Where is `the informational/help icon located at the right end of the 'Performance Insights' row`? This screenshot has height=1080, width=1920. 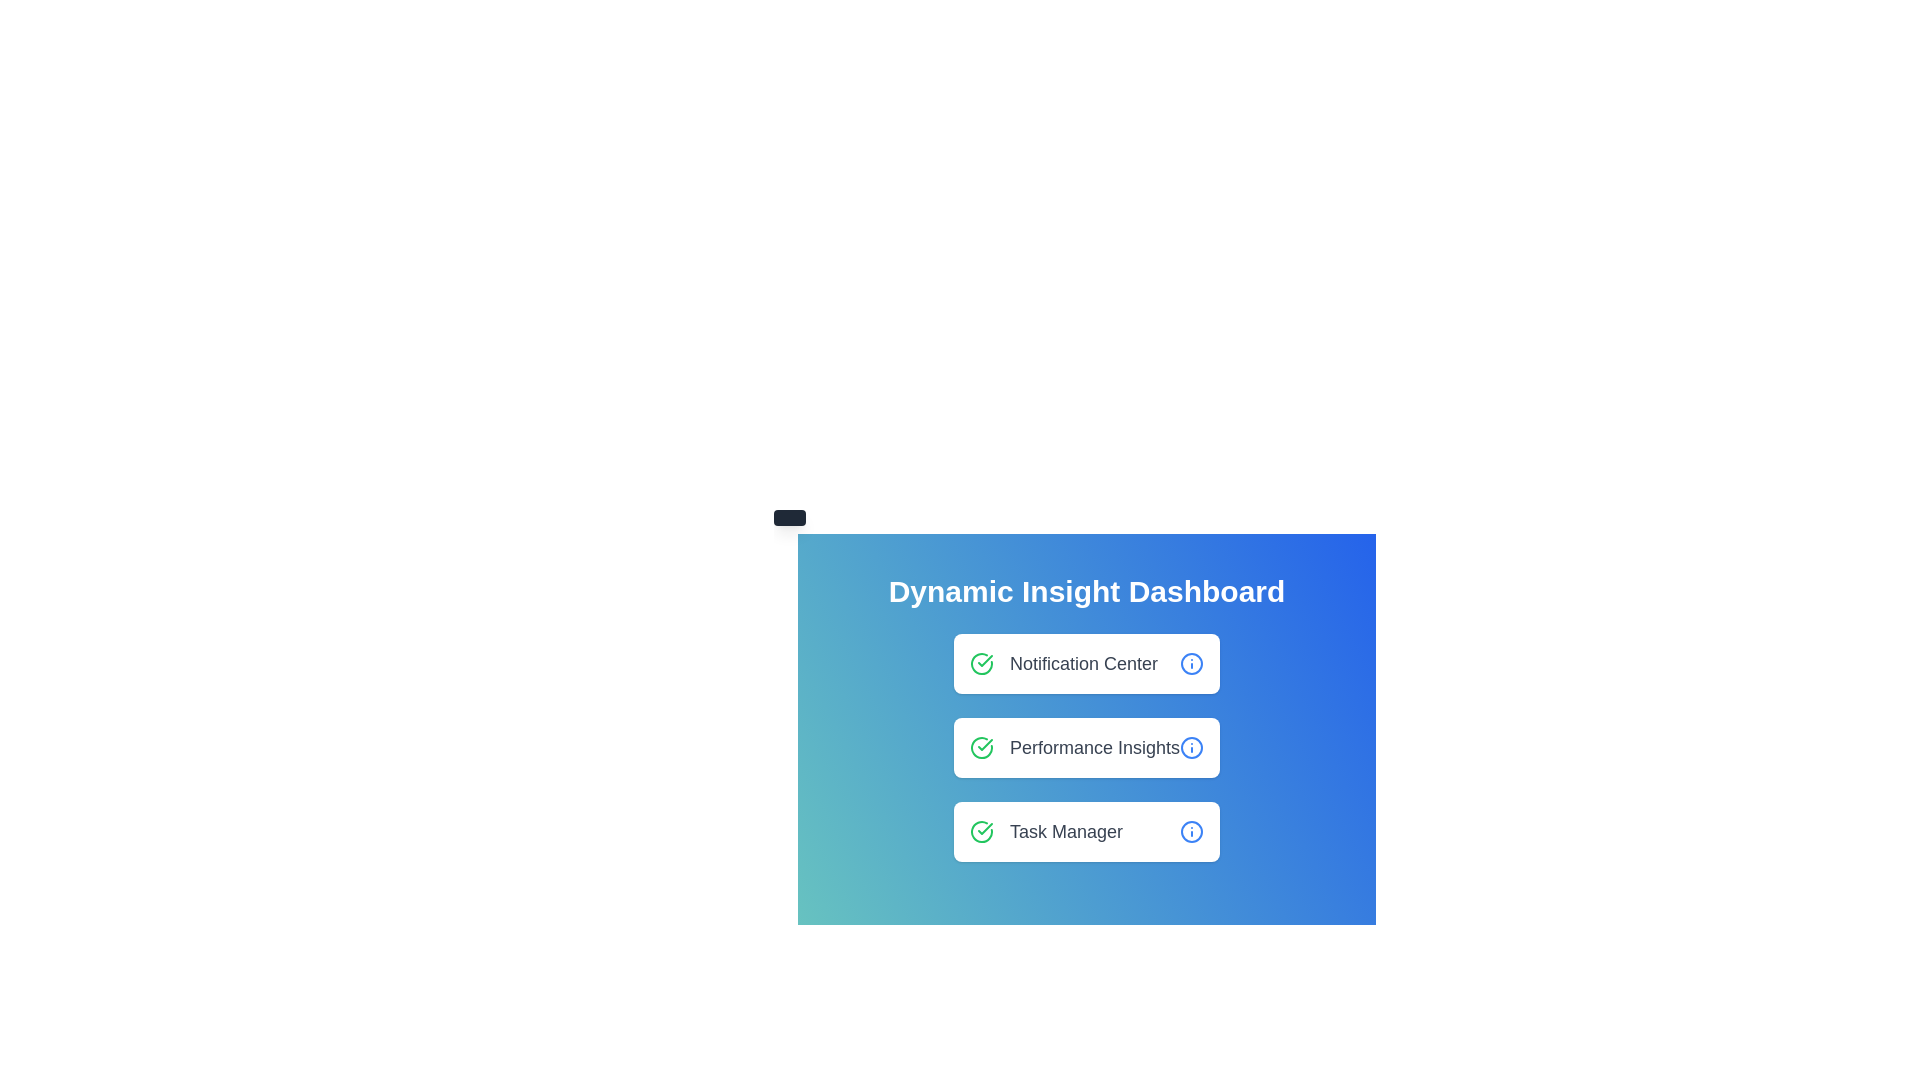
the informational/help icon located at the right end of the 'Performance Insights' row is located at coordinates (1191, 748).